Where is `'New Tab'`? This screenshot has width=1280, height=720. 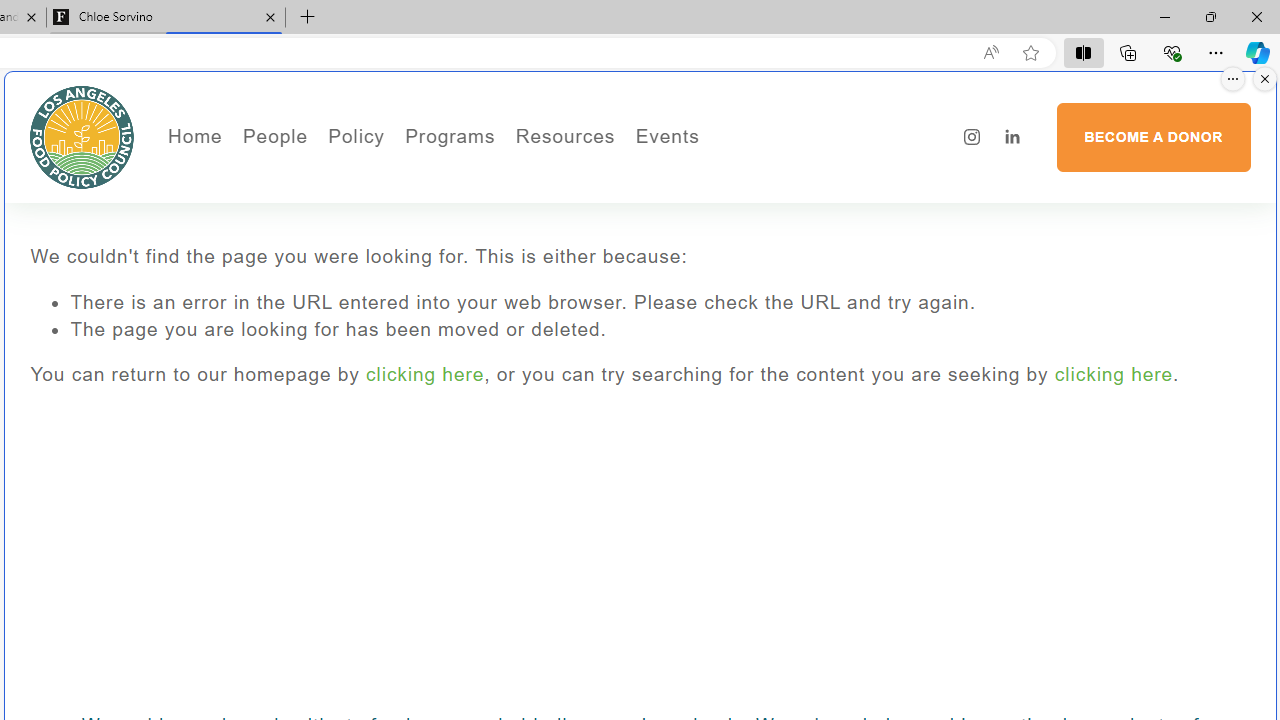 'New Tab' is located at coordinates (307, 17).